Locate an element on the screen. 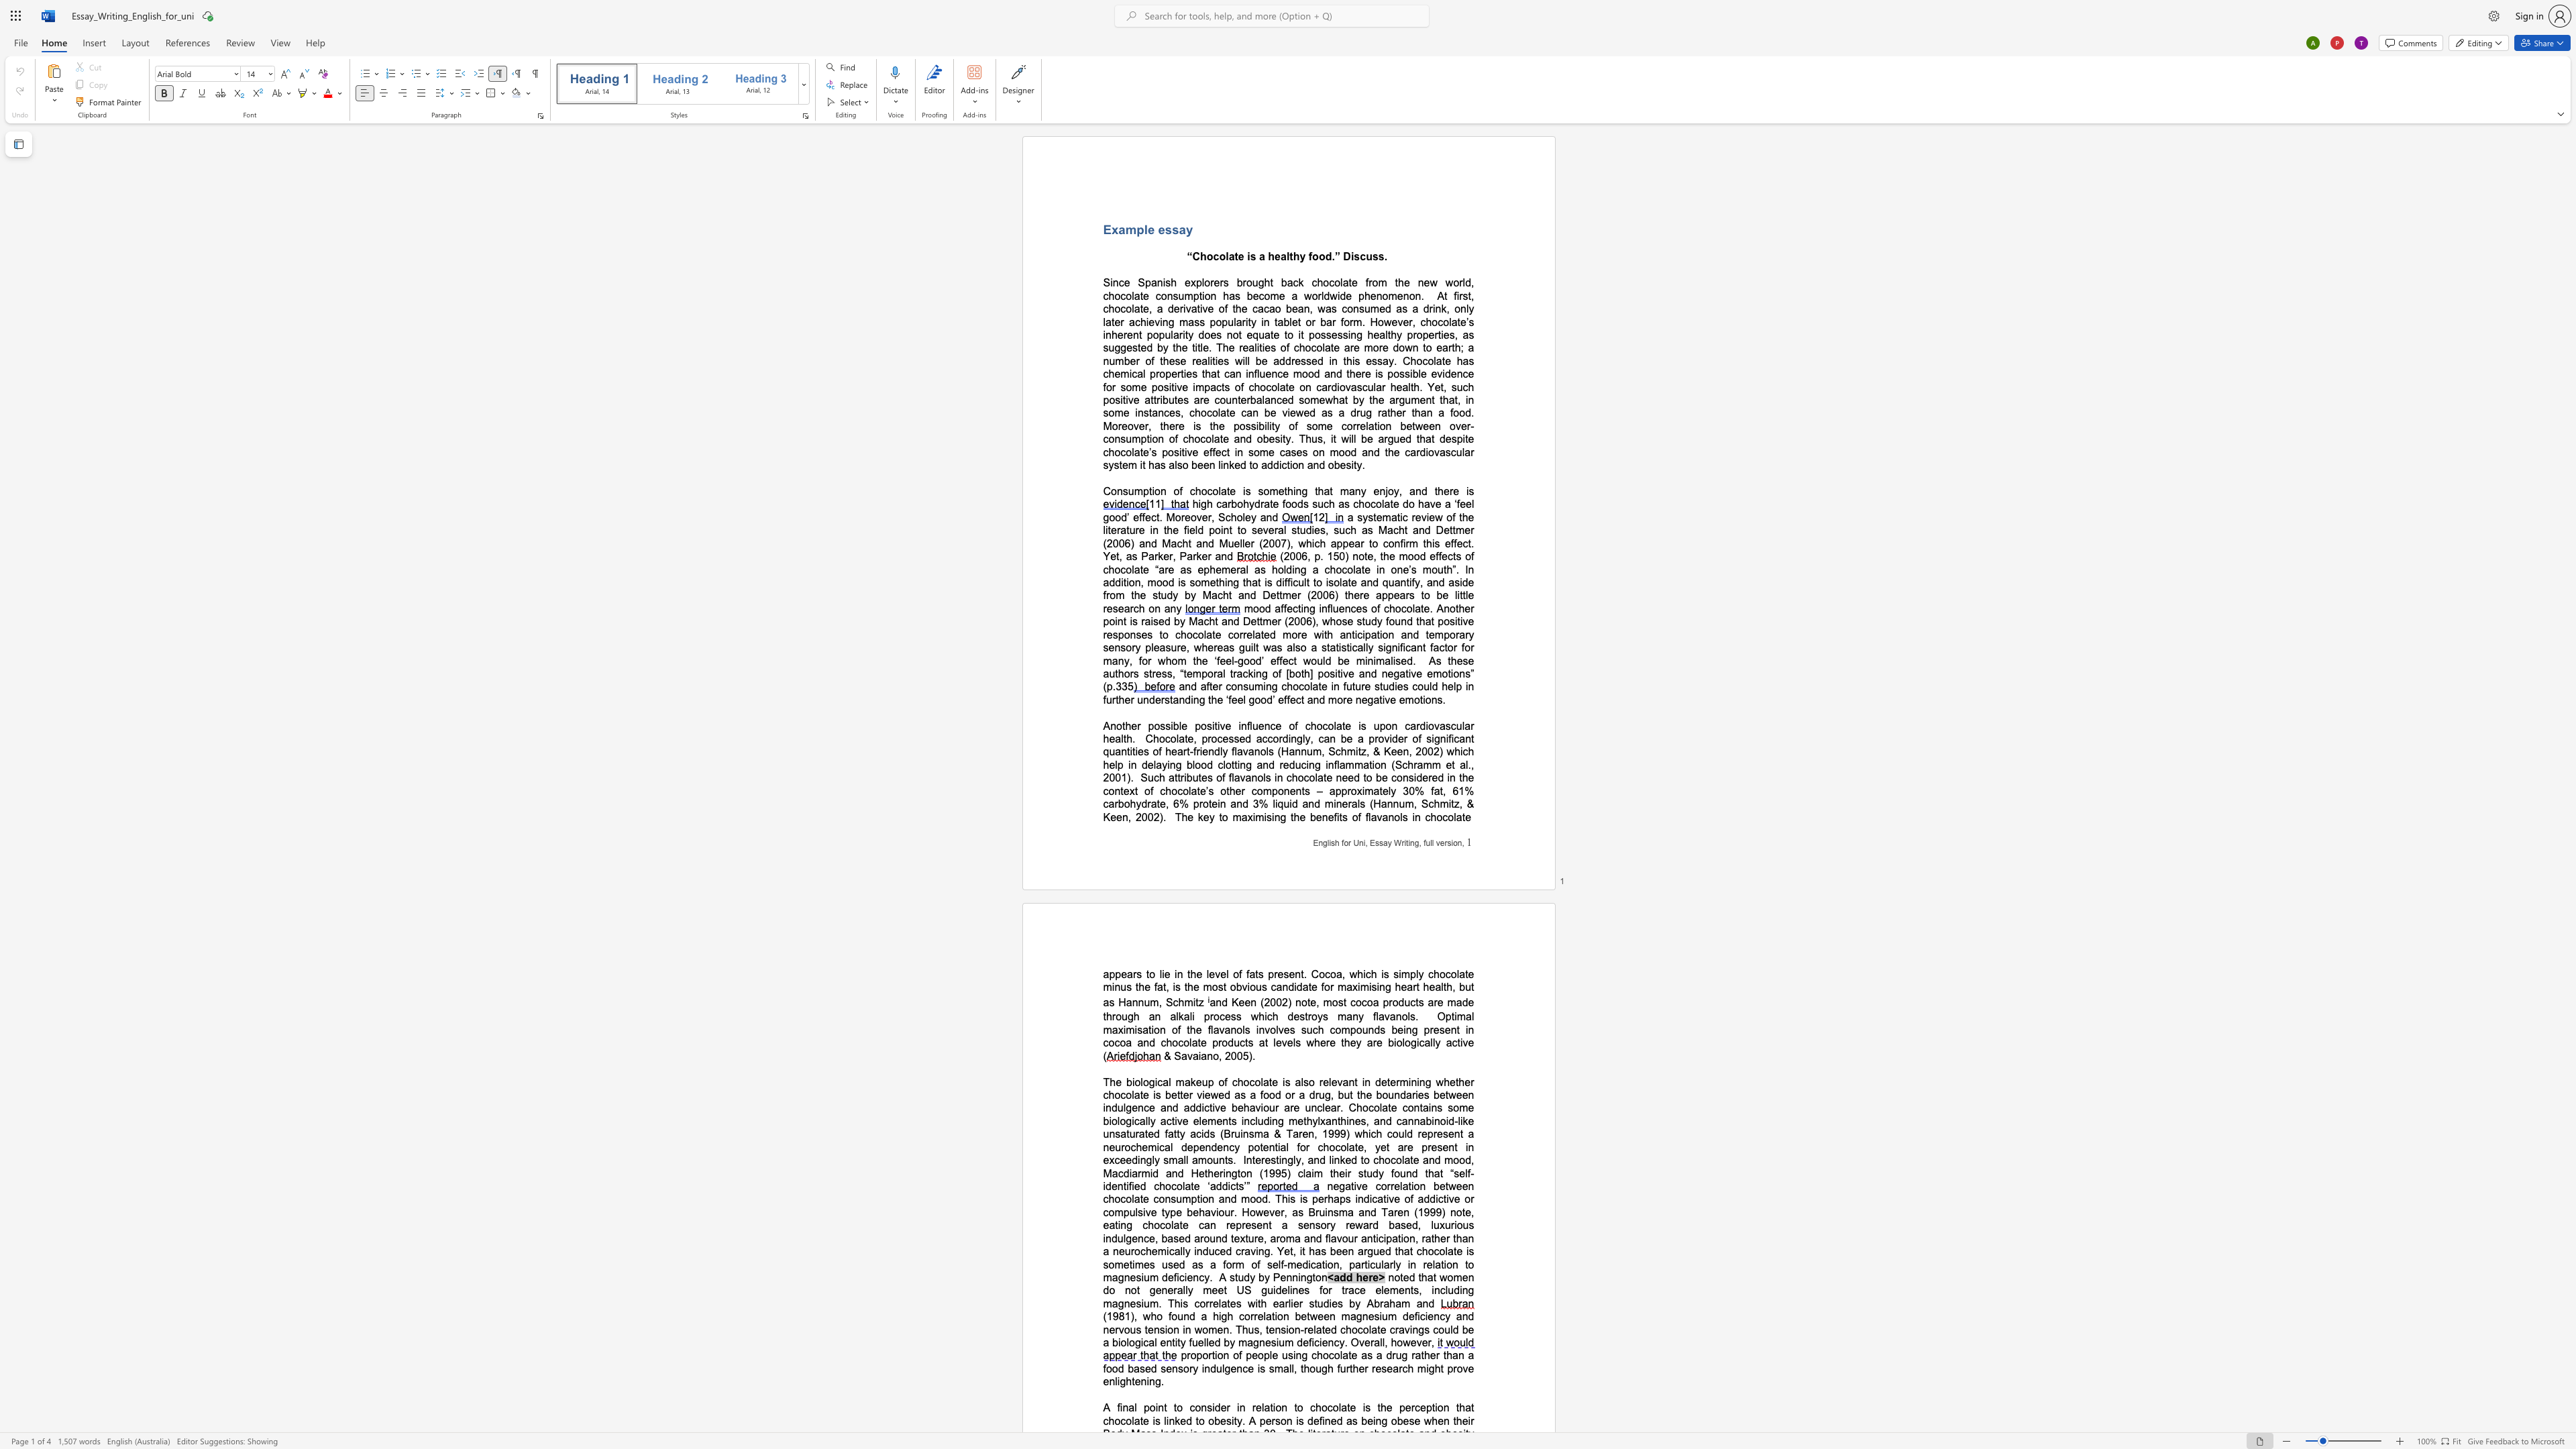  the space between the continuous character "h" and "a" in the text is located at coordinates (1339, 399).